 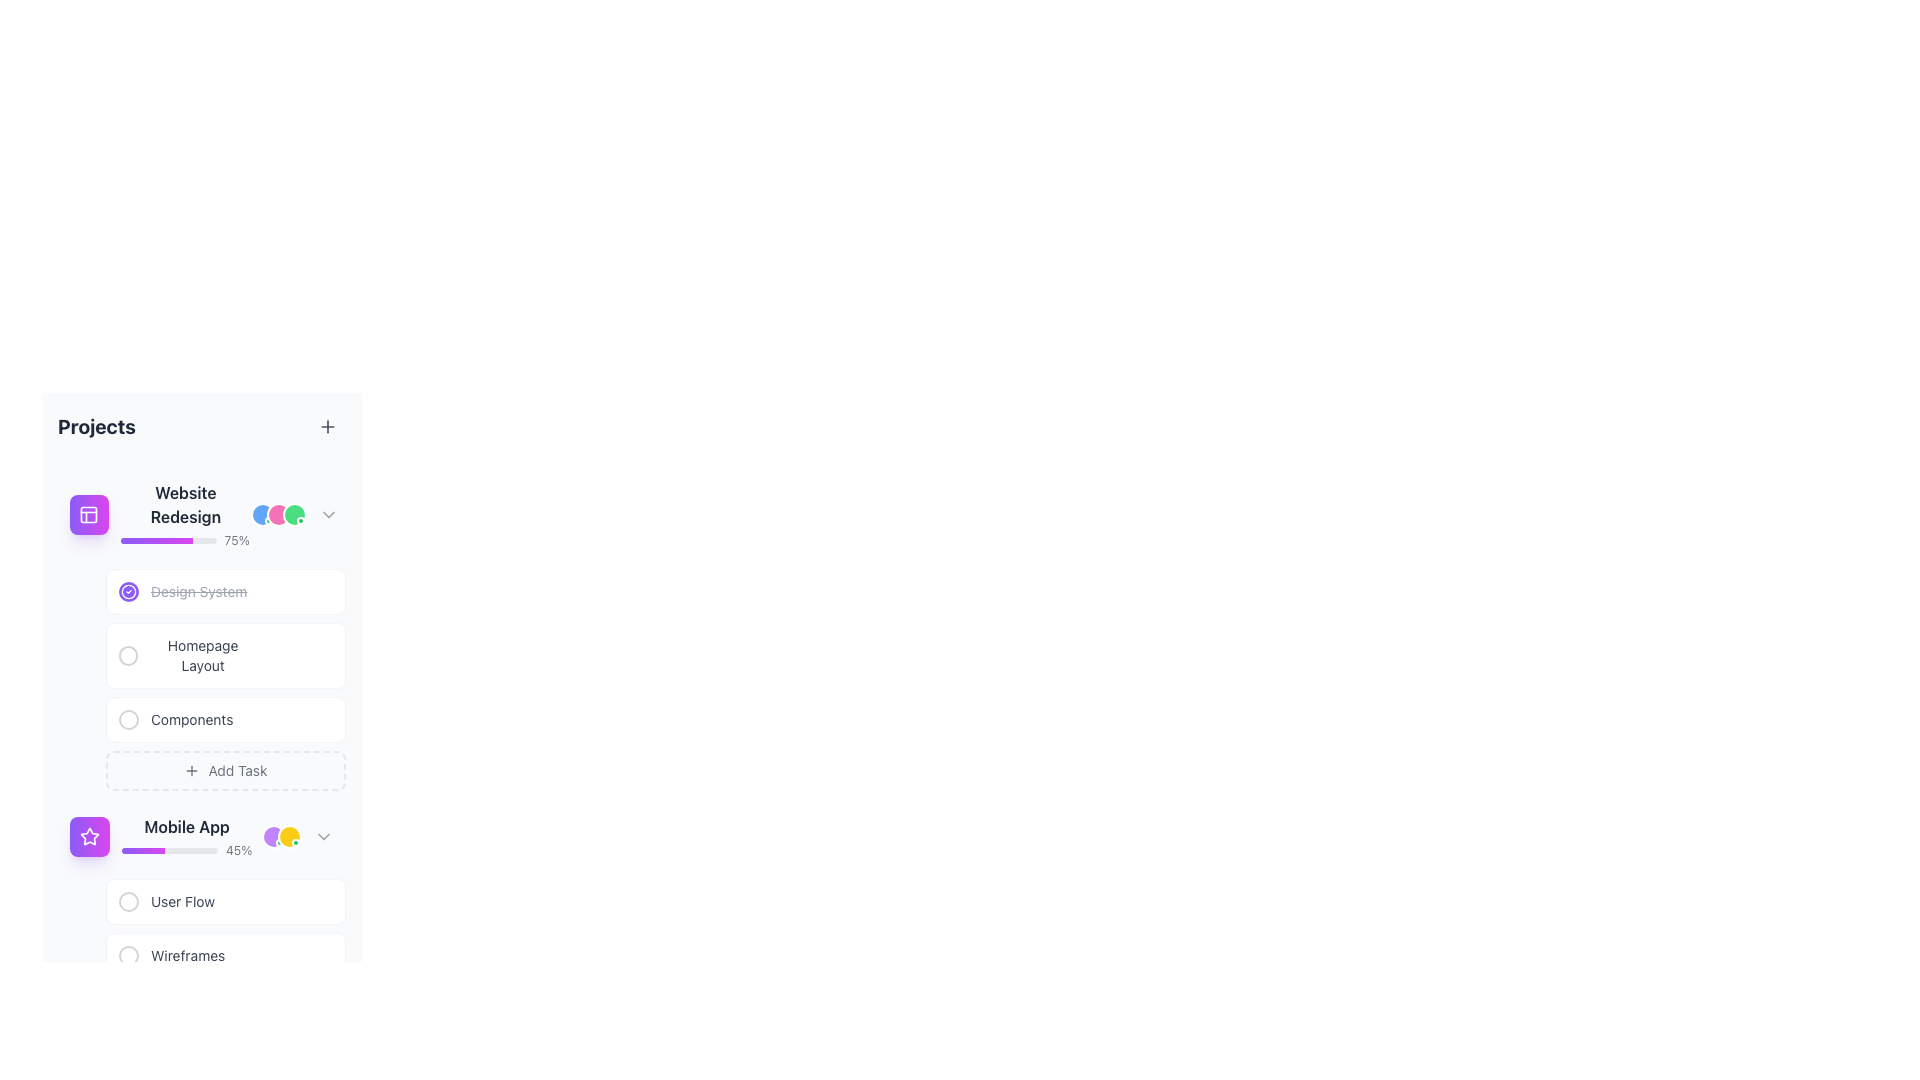 What do you see at coordinates (291, 720) in the screenshot?
I see `the text label that reads 'Next Week', which is styled in small gray font and accompanied by a green circular indicator to its left, located in the 'Components' section` at bounding box center [291, 720].